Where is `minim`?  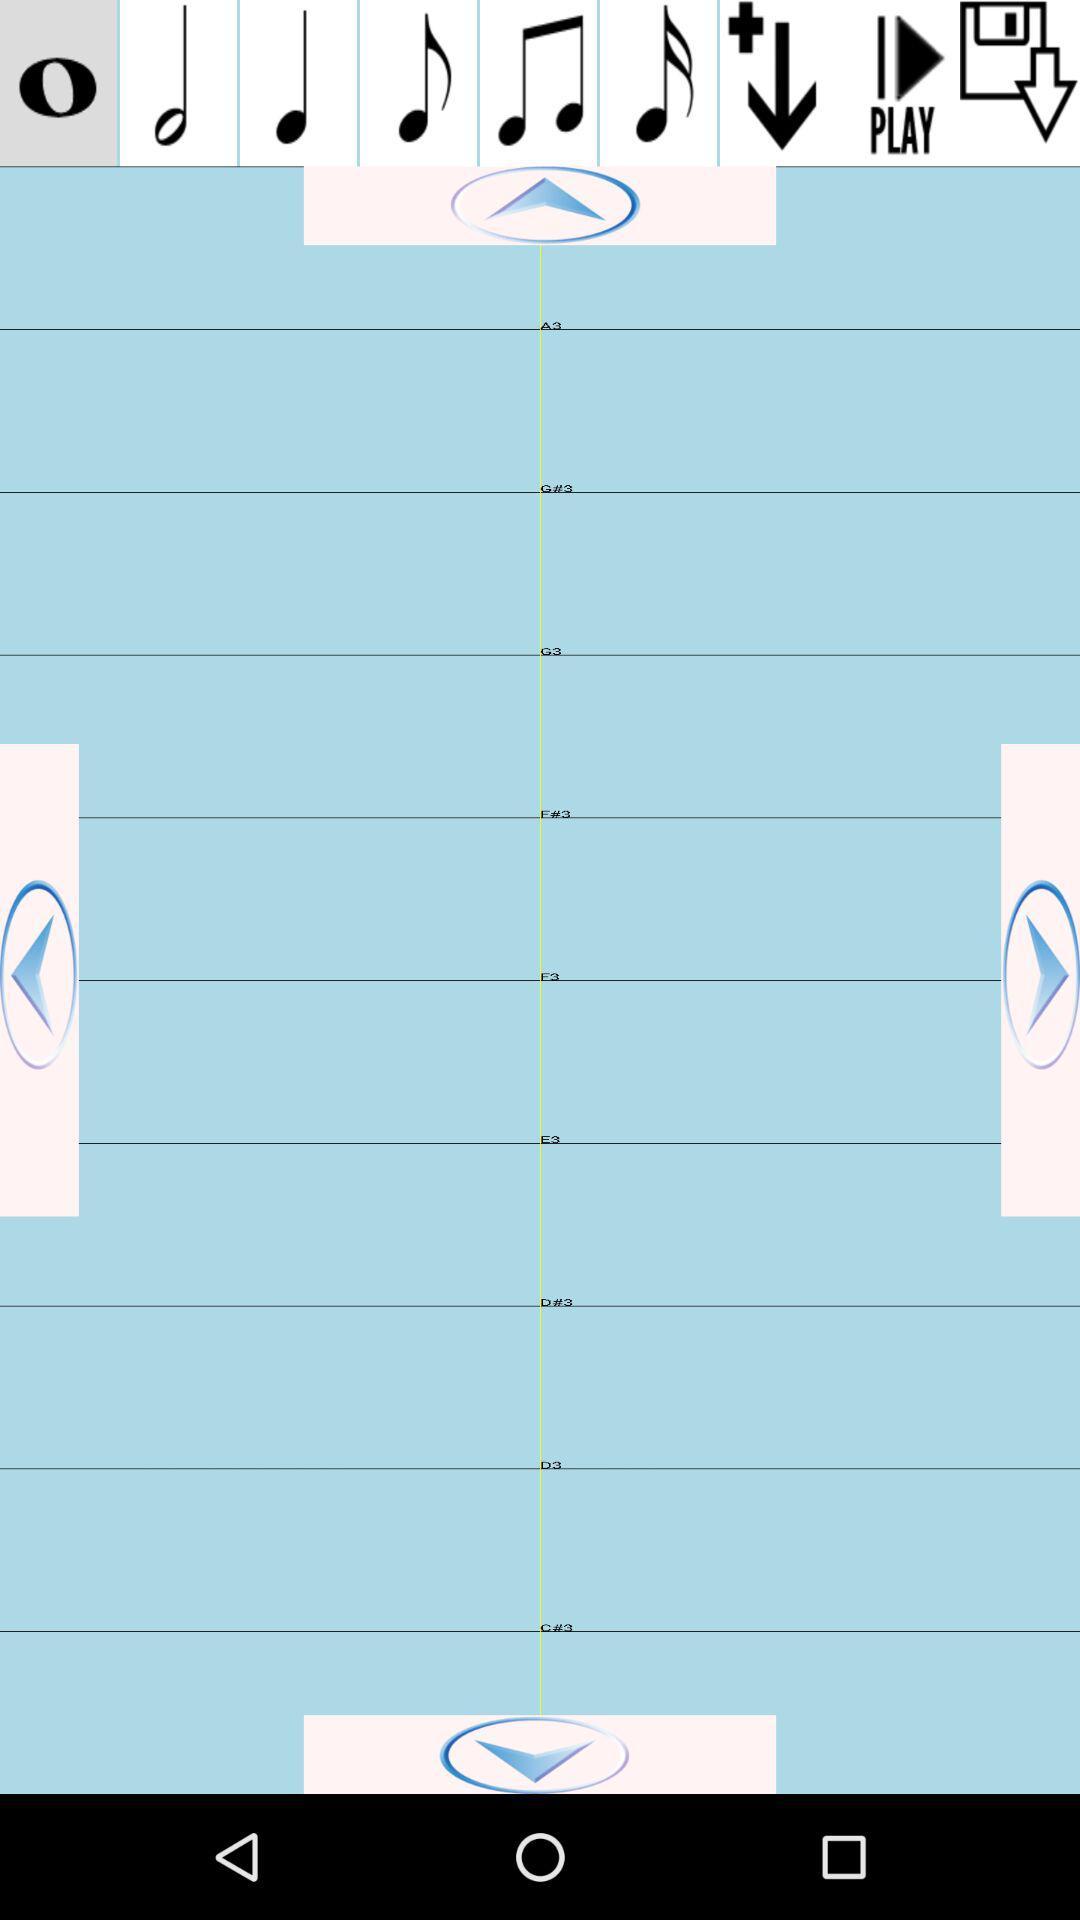
minim is located at coordinates (177, 82).